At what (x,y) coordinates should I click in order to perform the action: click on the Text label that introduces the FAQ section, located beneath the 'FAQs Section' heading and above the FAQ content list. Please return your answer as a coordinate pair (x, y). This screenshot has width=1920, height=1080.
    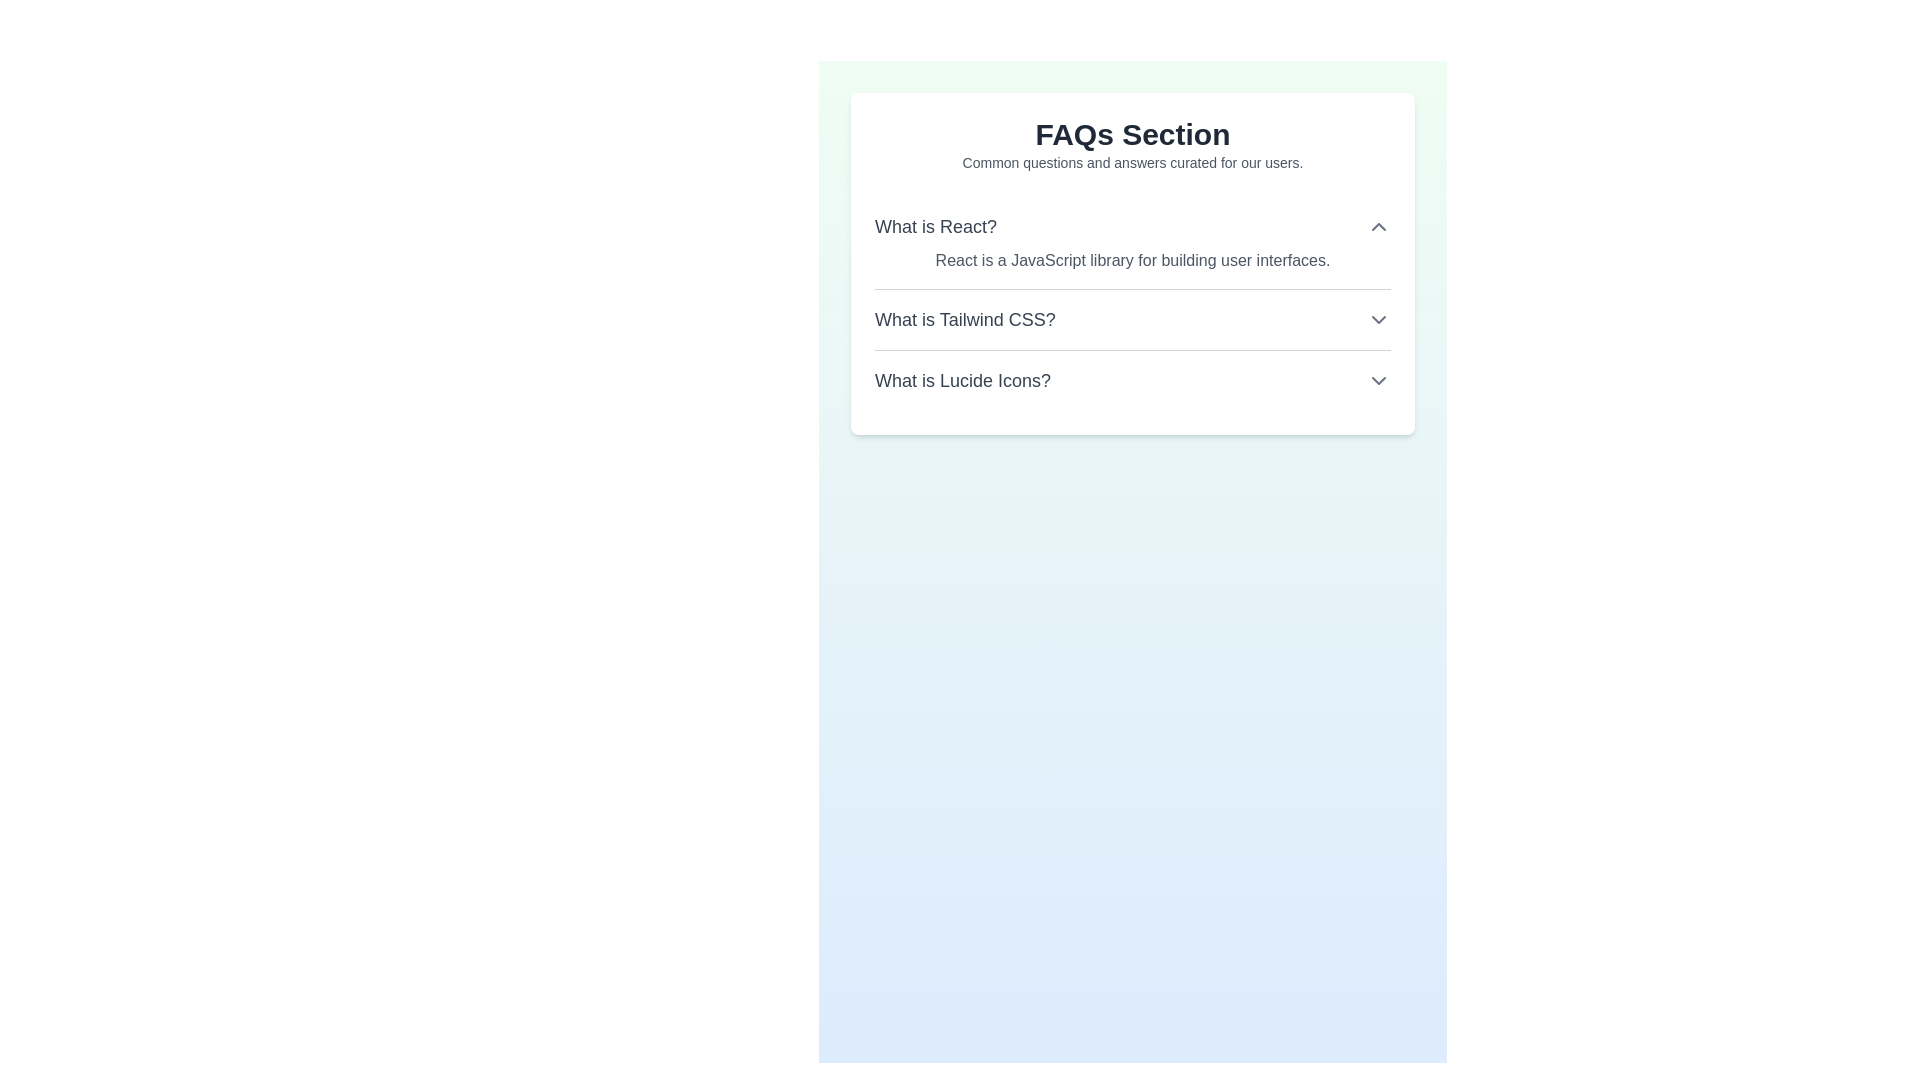
    Looking at the image, I should click on (1132, 161).